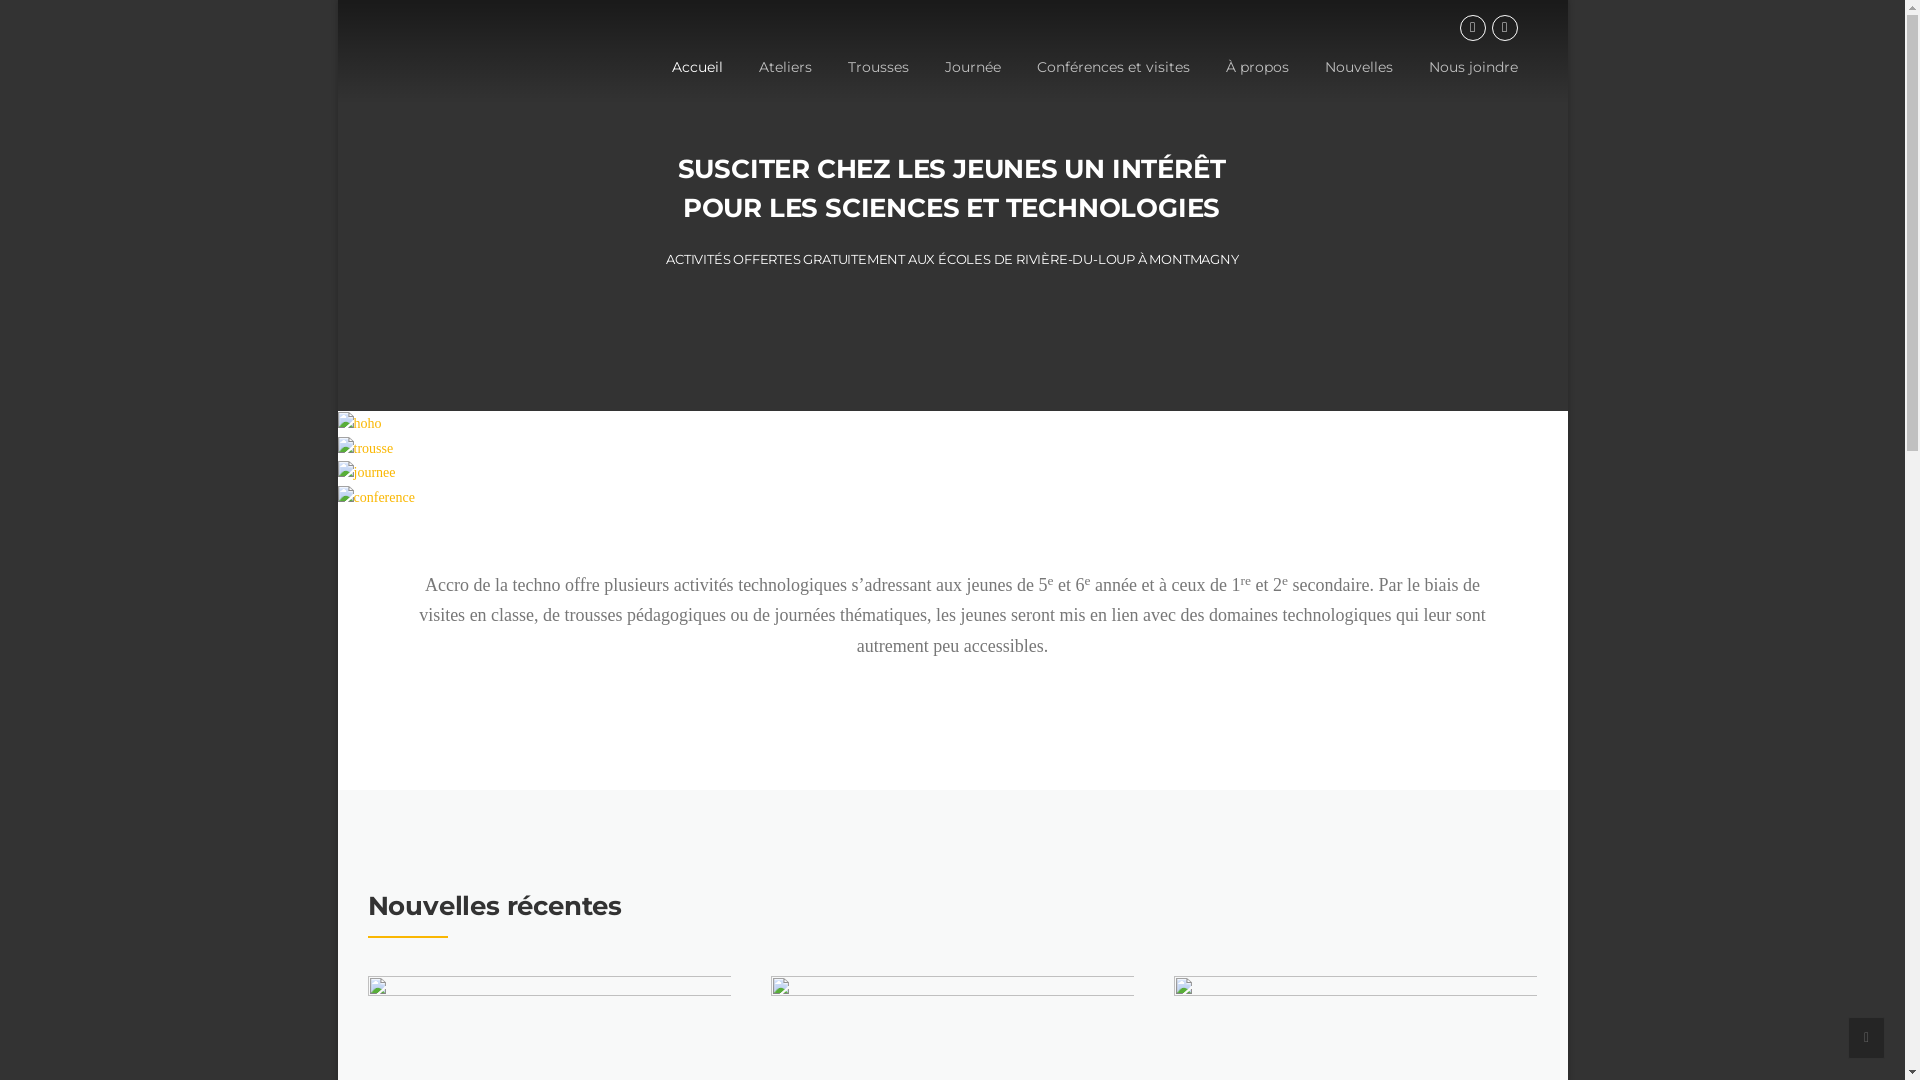  Describe the element at coordinates (337, 496) in the screenshot. I see `'conference'` at that location.